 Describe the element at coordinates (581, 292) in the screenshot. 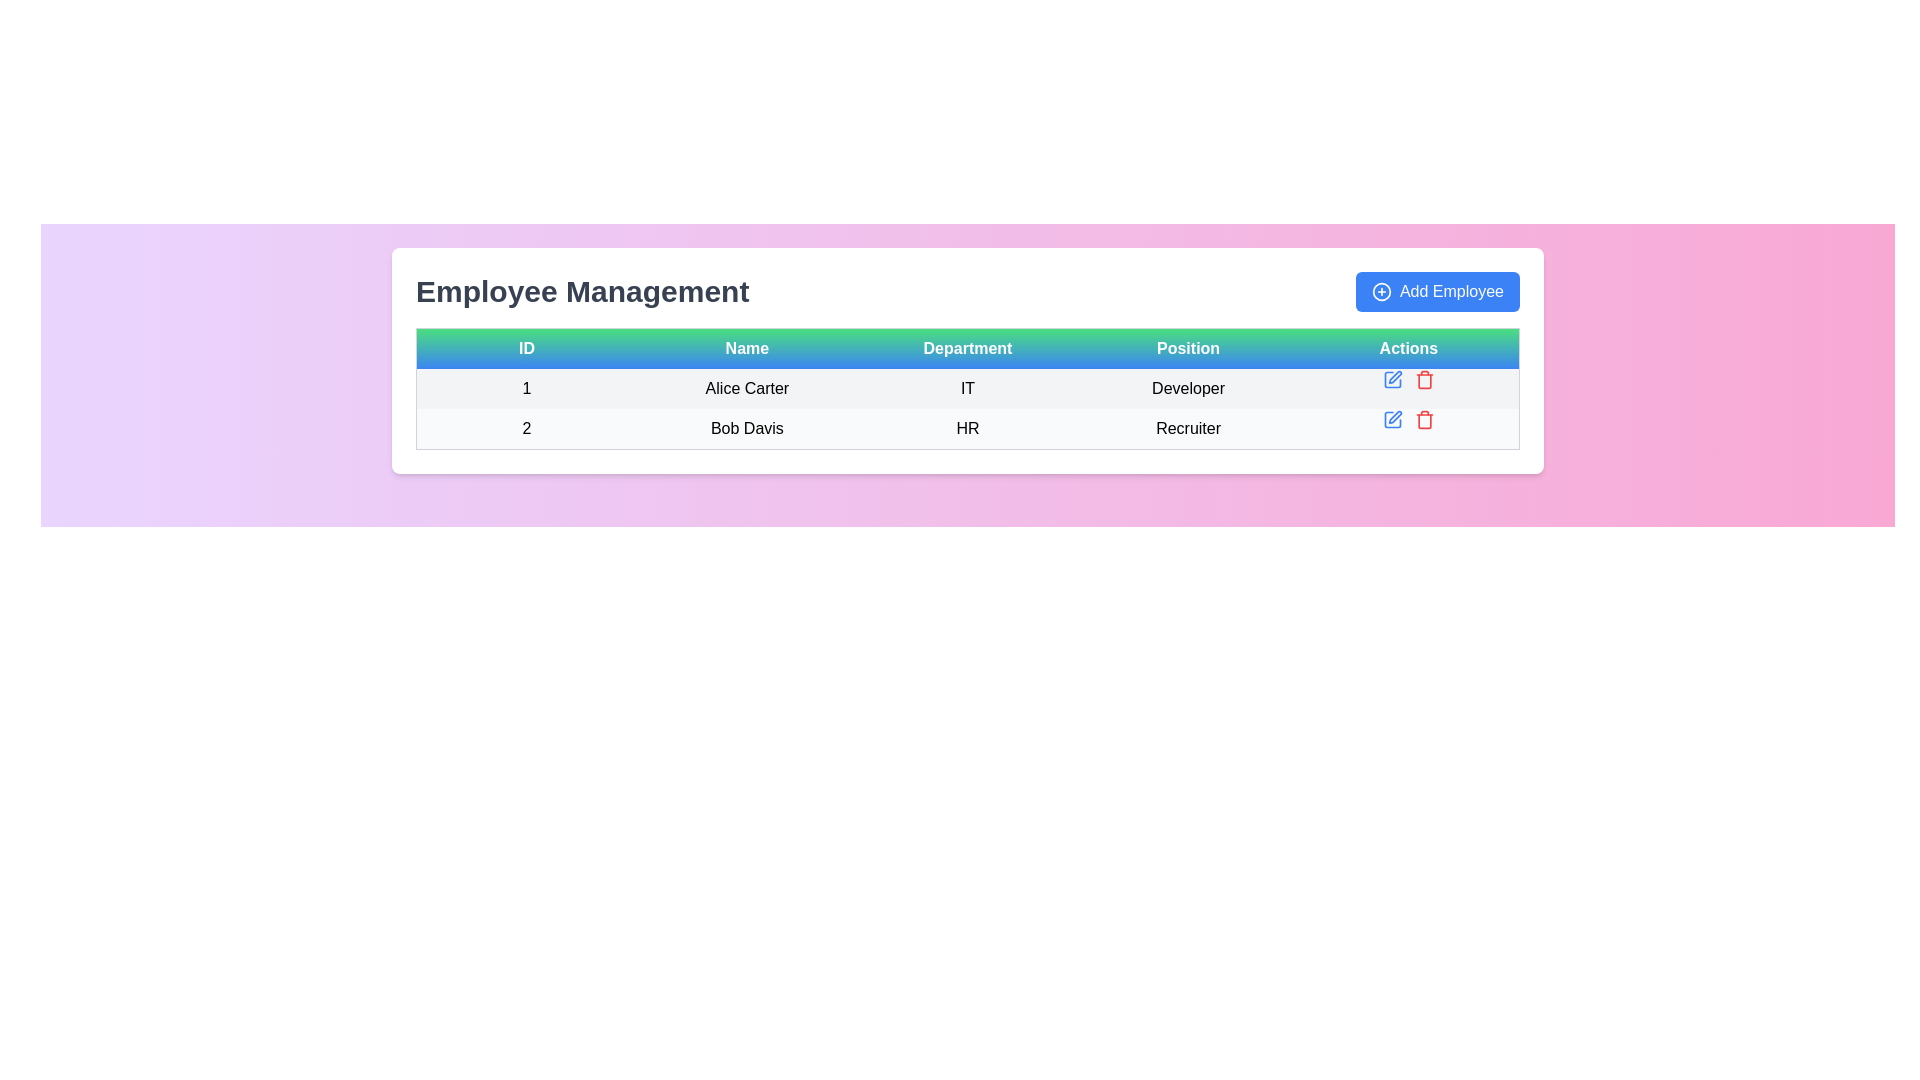

I see `the 'Employee Management' text label, which serves as a section header indicating the context of the content below` at that location.